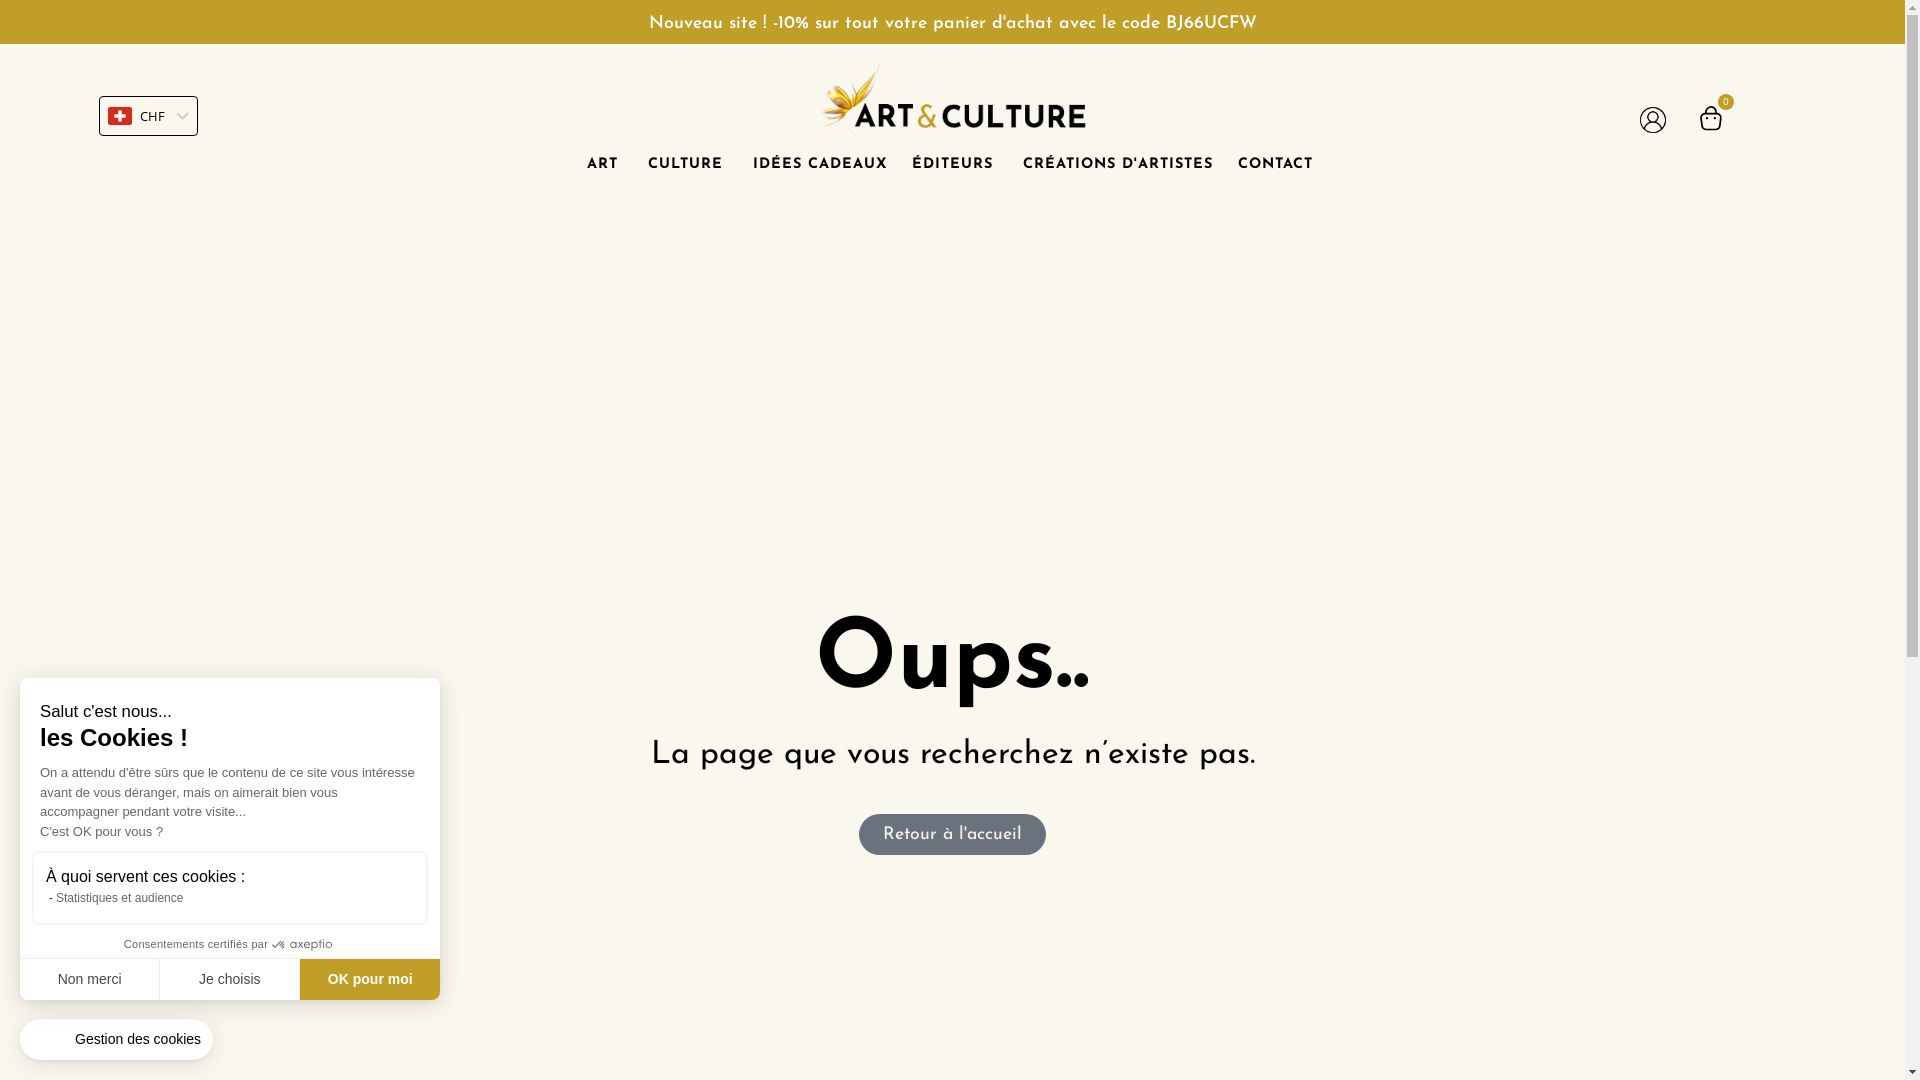  What do you see at coordinates (1274, 164) in the screenshot?
I see `'CONTACT'` at bounding box center [1274, 164].